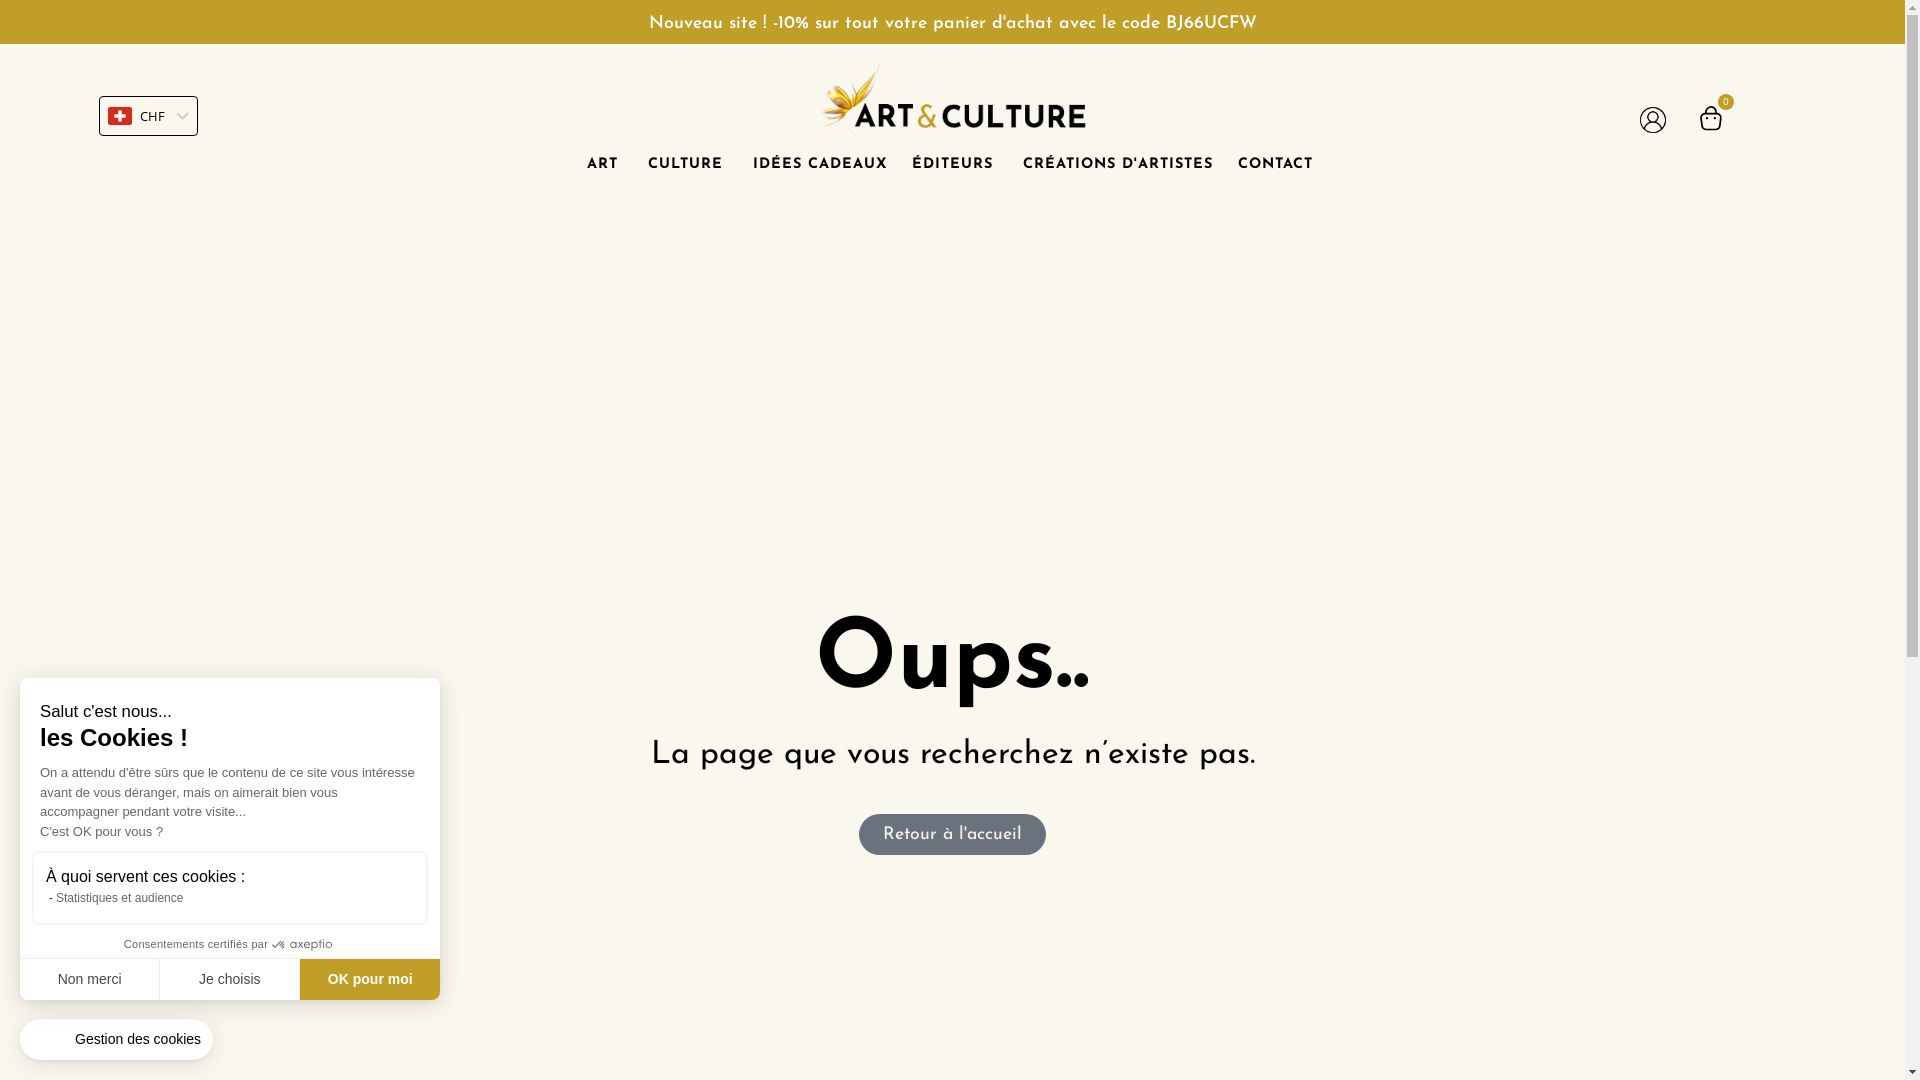  What do you see at coordinates (1274, 164) in the screenshot?
I see `'CONTACT'` at bounding box center [1274, 164].